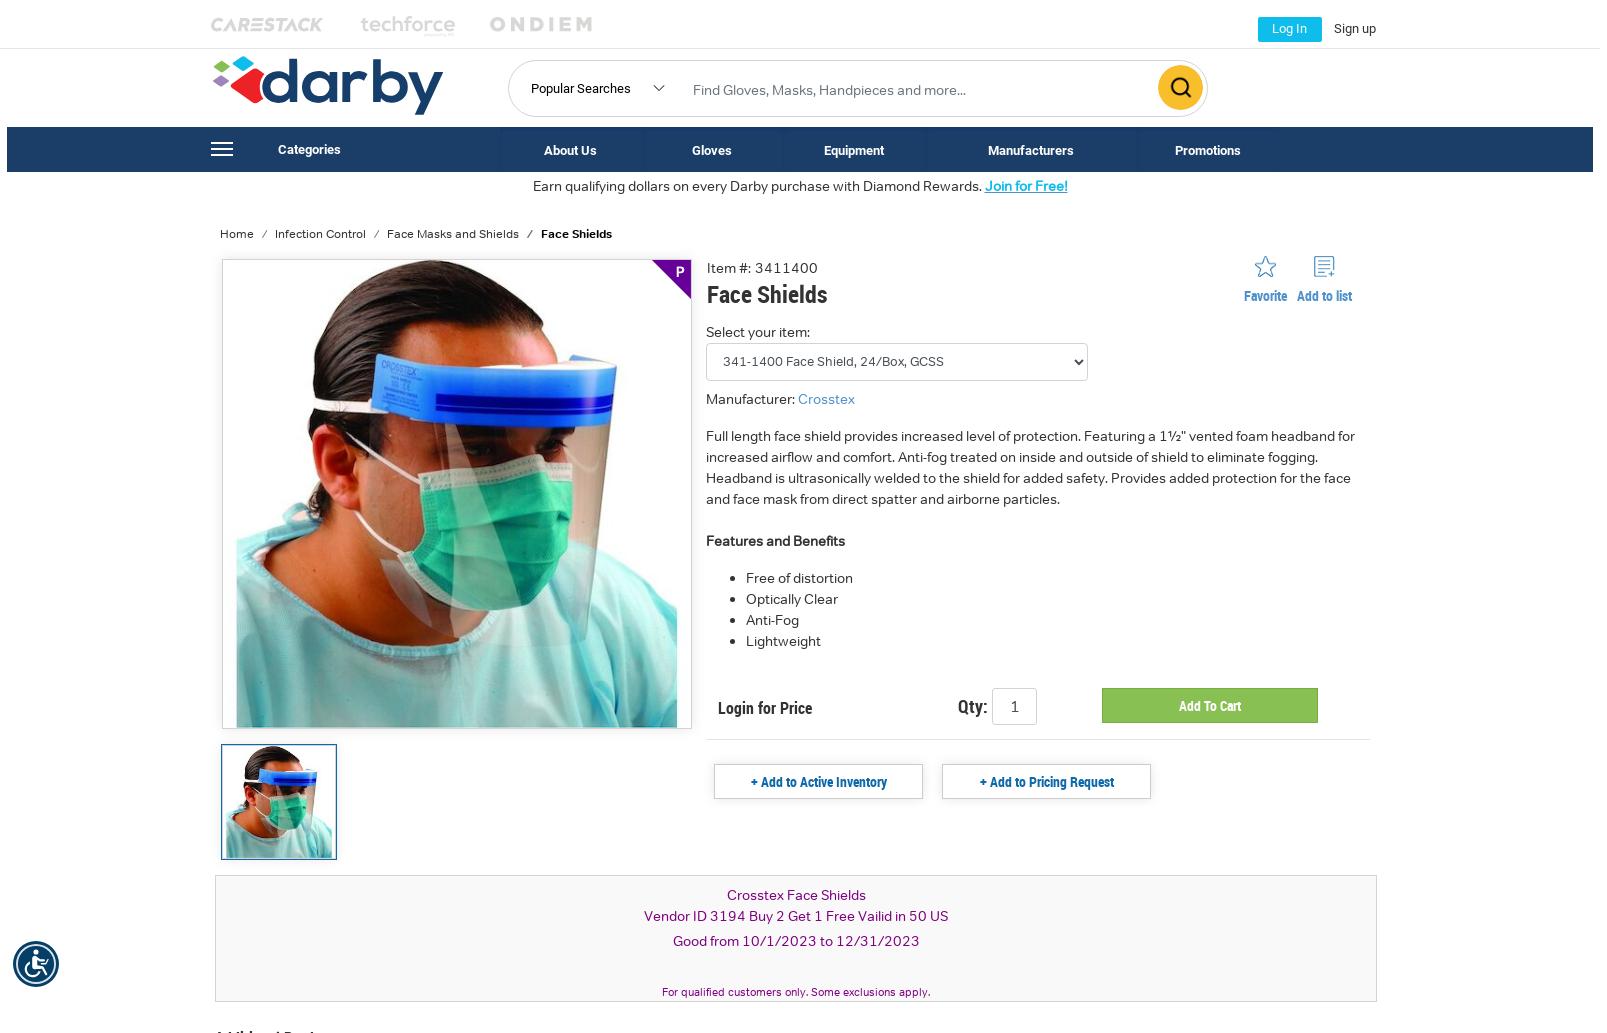  Describe the element at coordinates (744, 639) in the screenshot. I see `'Lightweight'` at that location.